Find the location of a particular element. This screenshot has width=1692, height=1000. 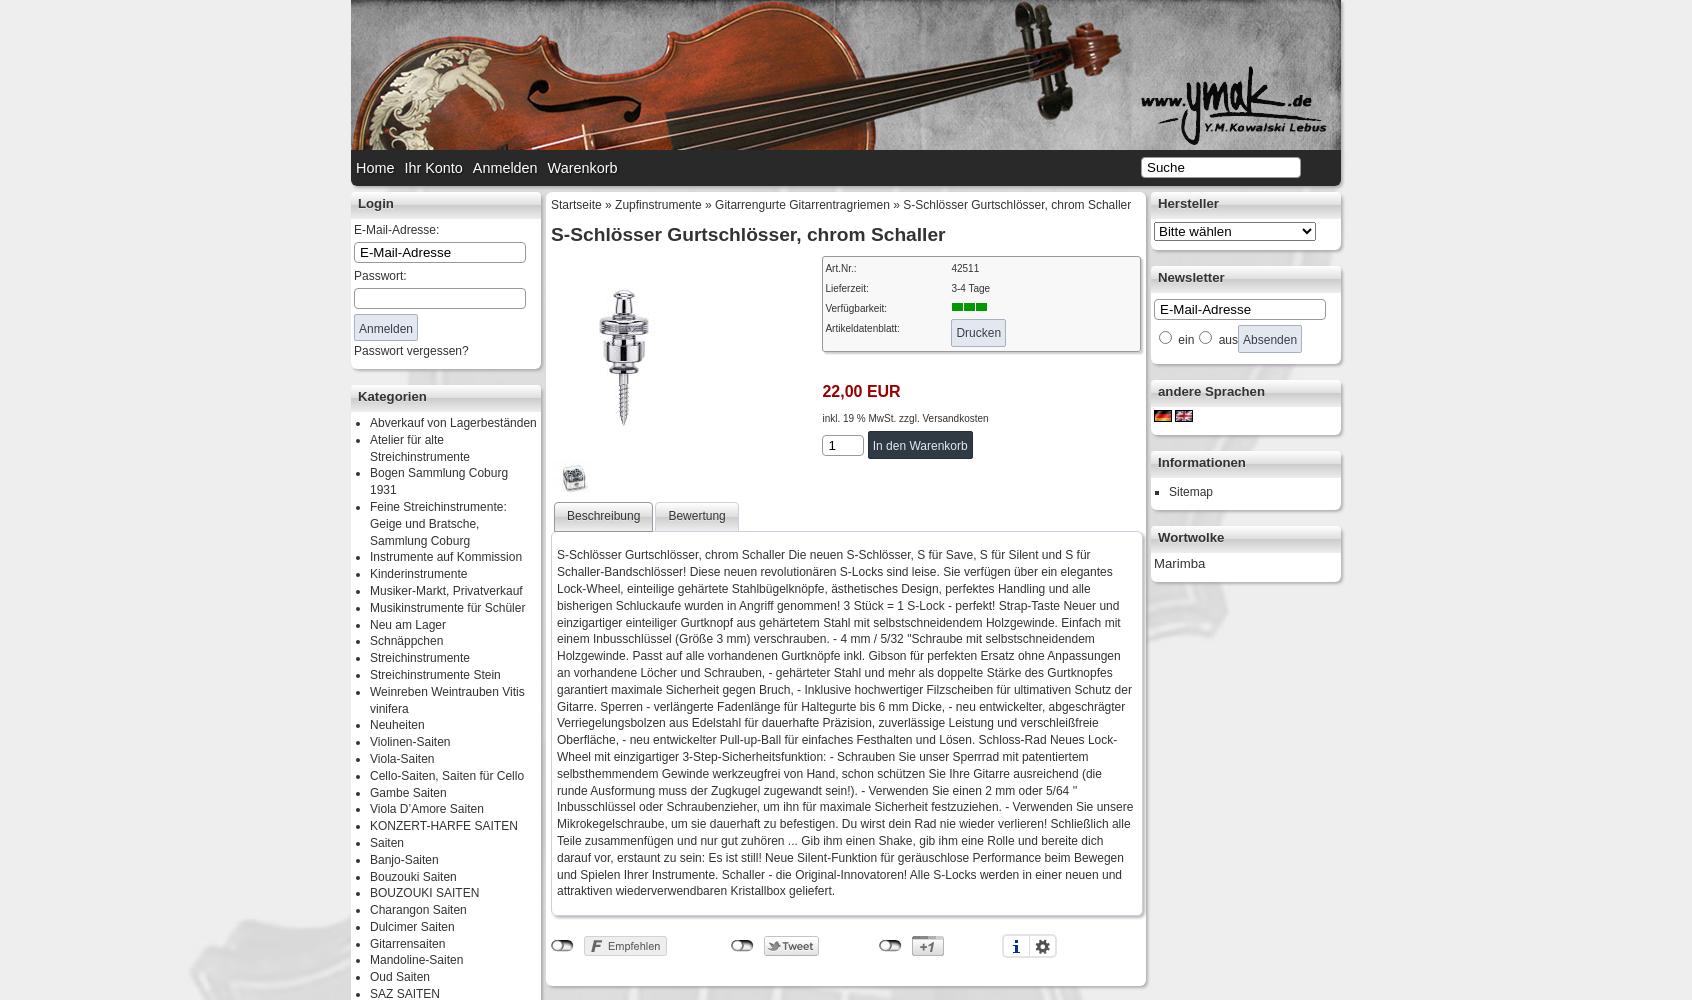

'Viola D’Amore Saiten' is located at coordinates (425, 809).